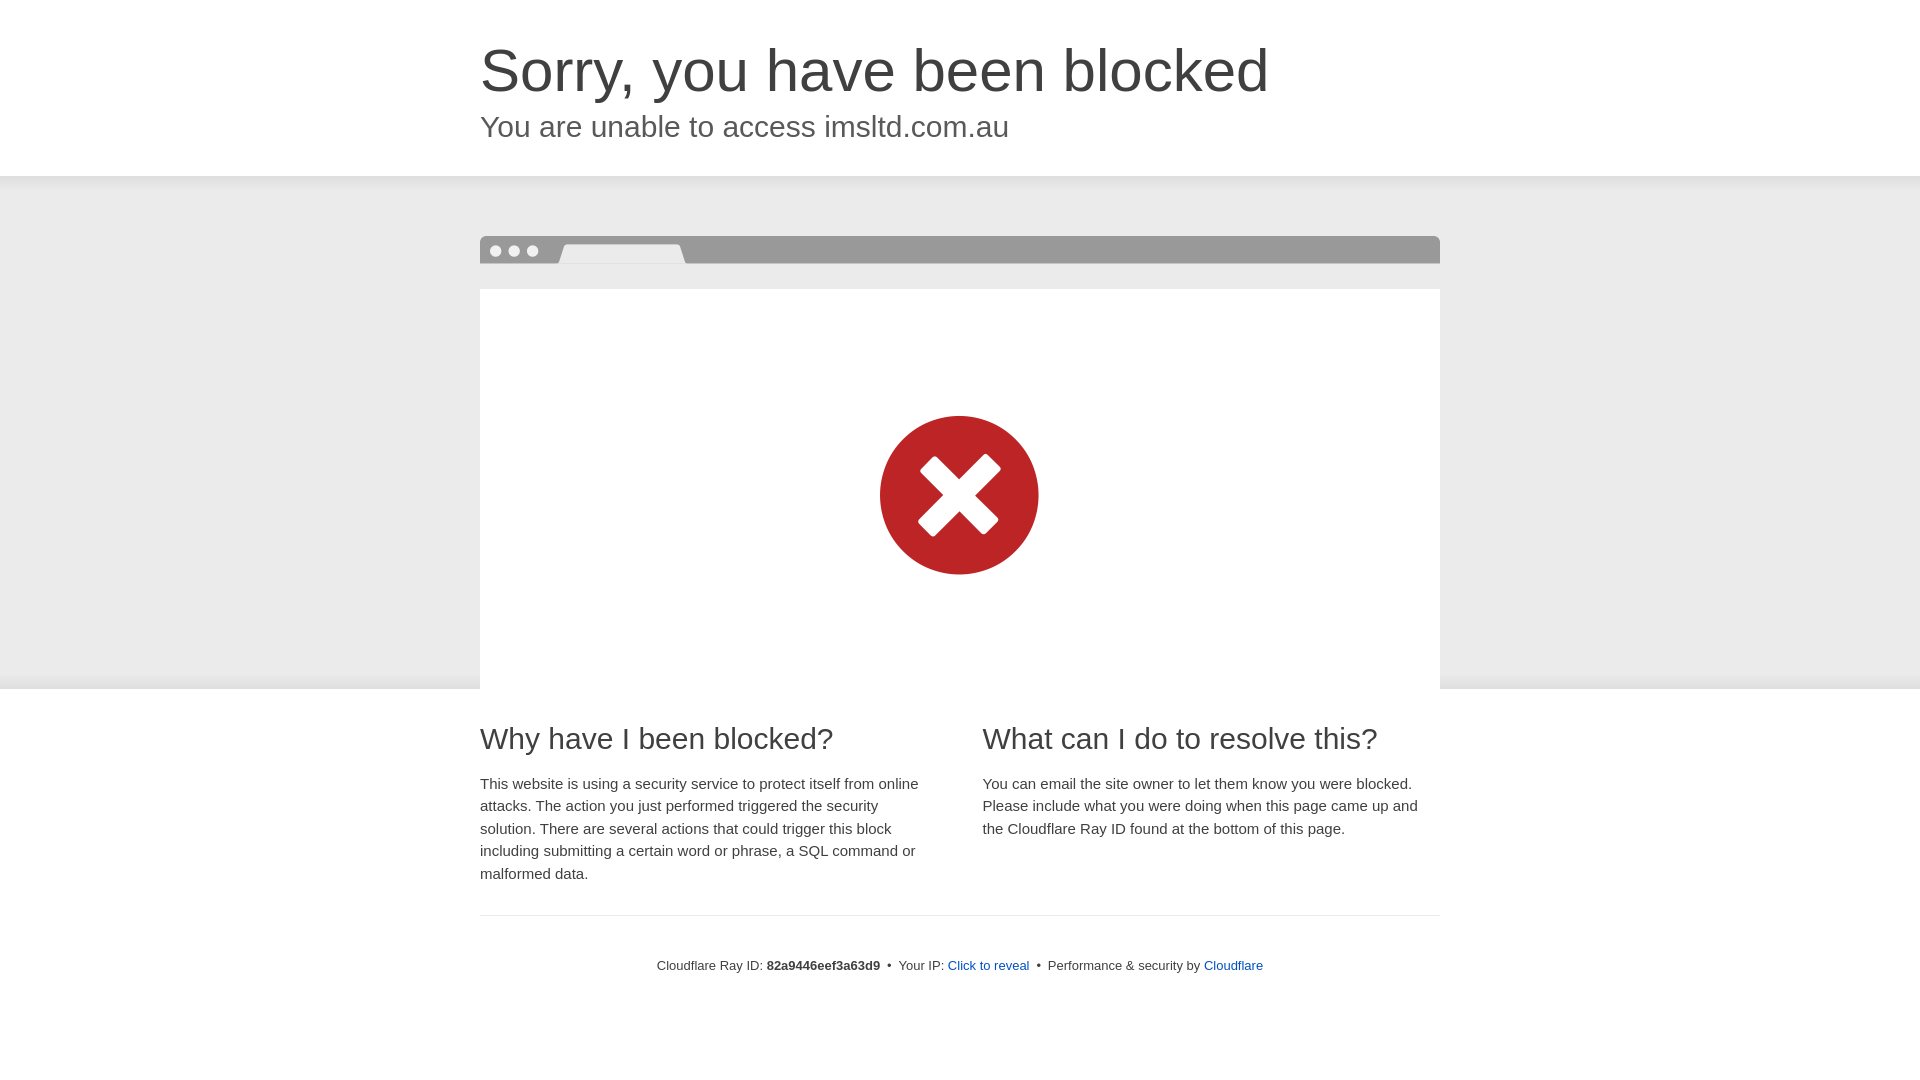  What do you see at coordinates (988, 964) in the screenshot?
I see `'Click to reveal'` at bounding box center [988, 964].